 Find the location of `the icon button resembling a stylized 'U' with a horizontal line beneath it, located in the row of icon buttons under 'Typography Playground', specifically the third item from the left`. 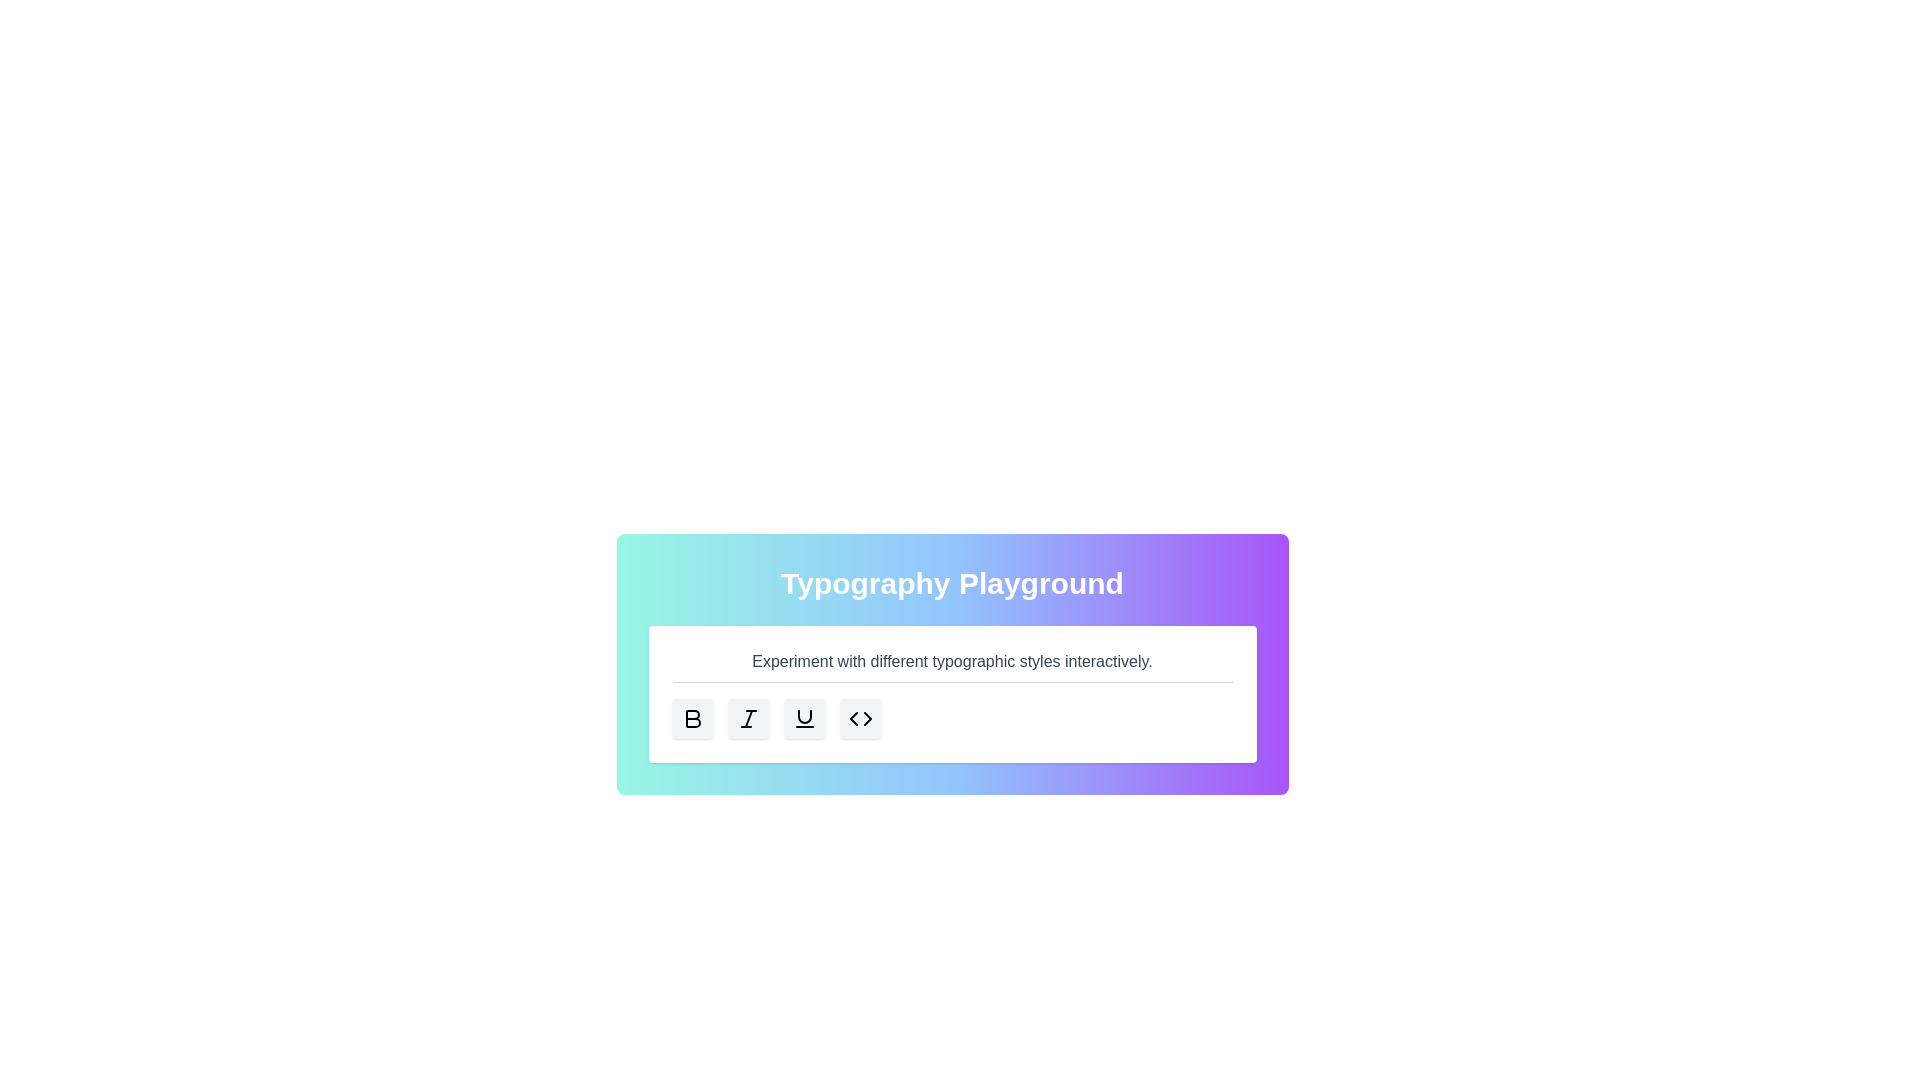

the icon button resembling a stylized 'U' with a horizontal line beneath it, located in the row of icon buttons under 'Typography Playground', specifically the third item from the left is located at coordinates (804, 717).